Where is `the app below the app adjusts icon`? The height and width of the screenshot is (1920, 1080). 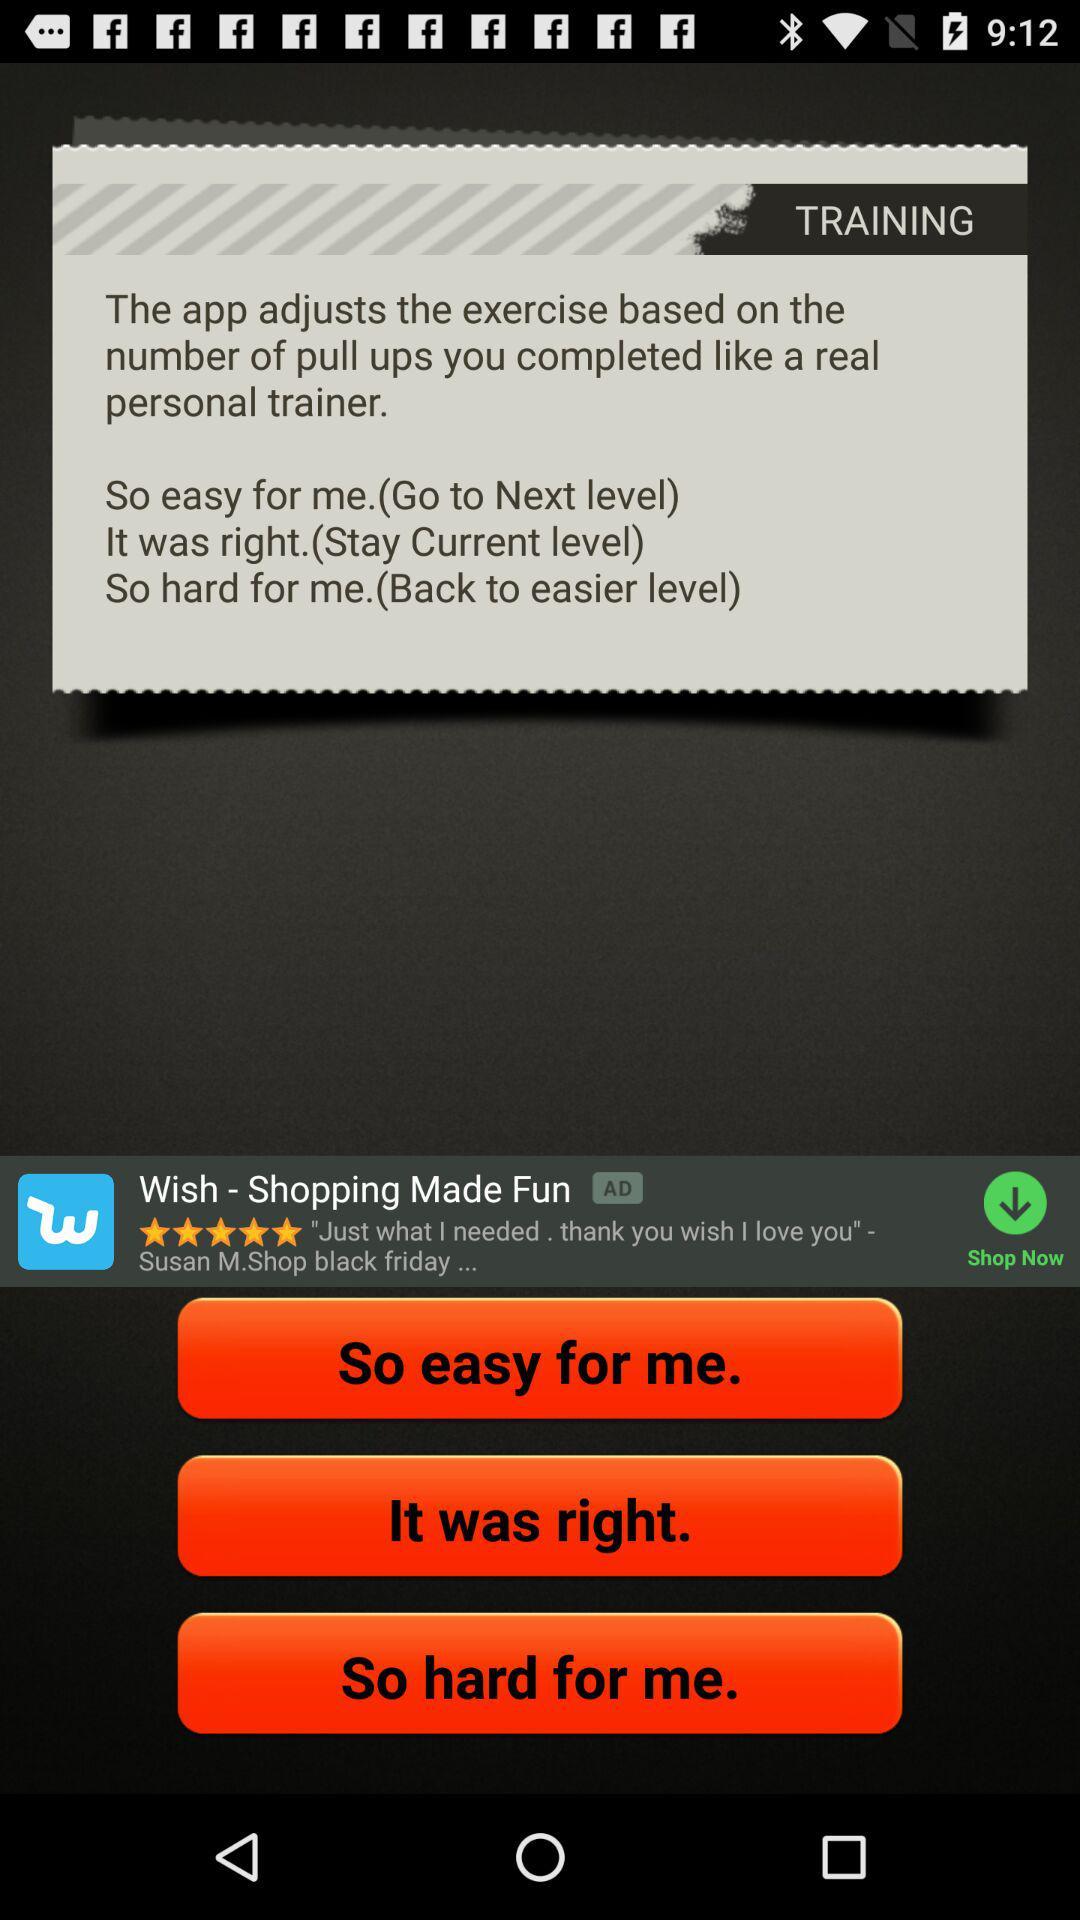
the app below the app adjusts icon is located at coordinates (390, 1188).